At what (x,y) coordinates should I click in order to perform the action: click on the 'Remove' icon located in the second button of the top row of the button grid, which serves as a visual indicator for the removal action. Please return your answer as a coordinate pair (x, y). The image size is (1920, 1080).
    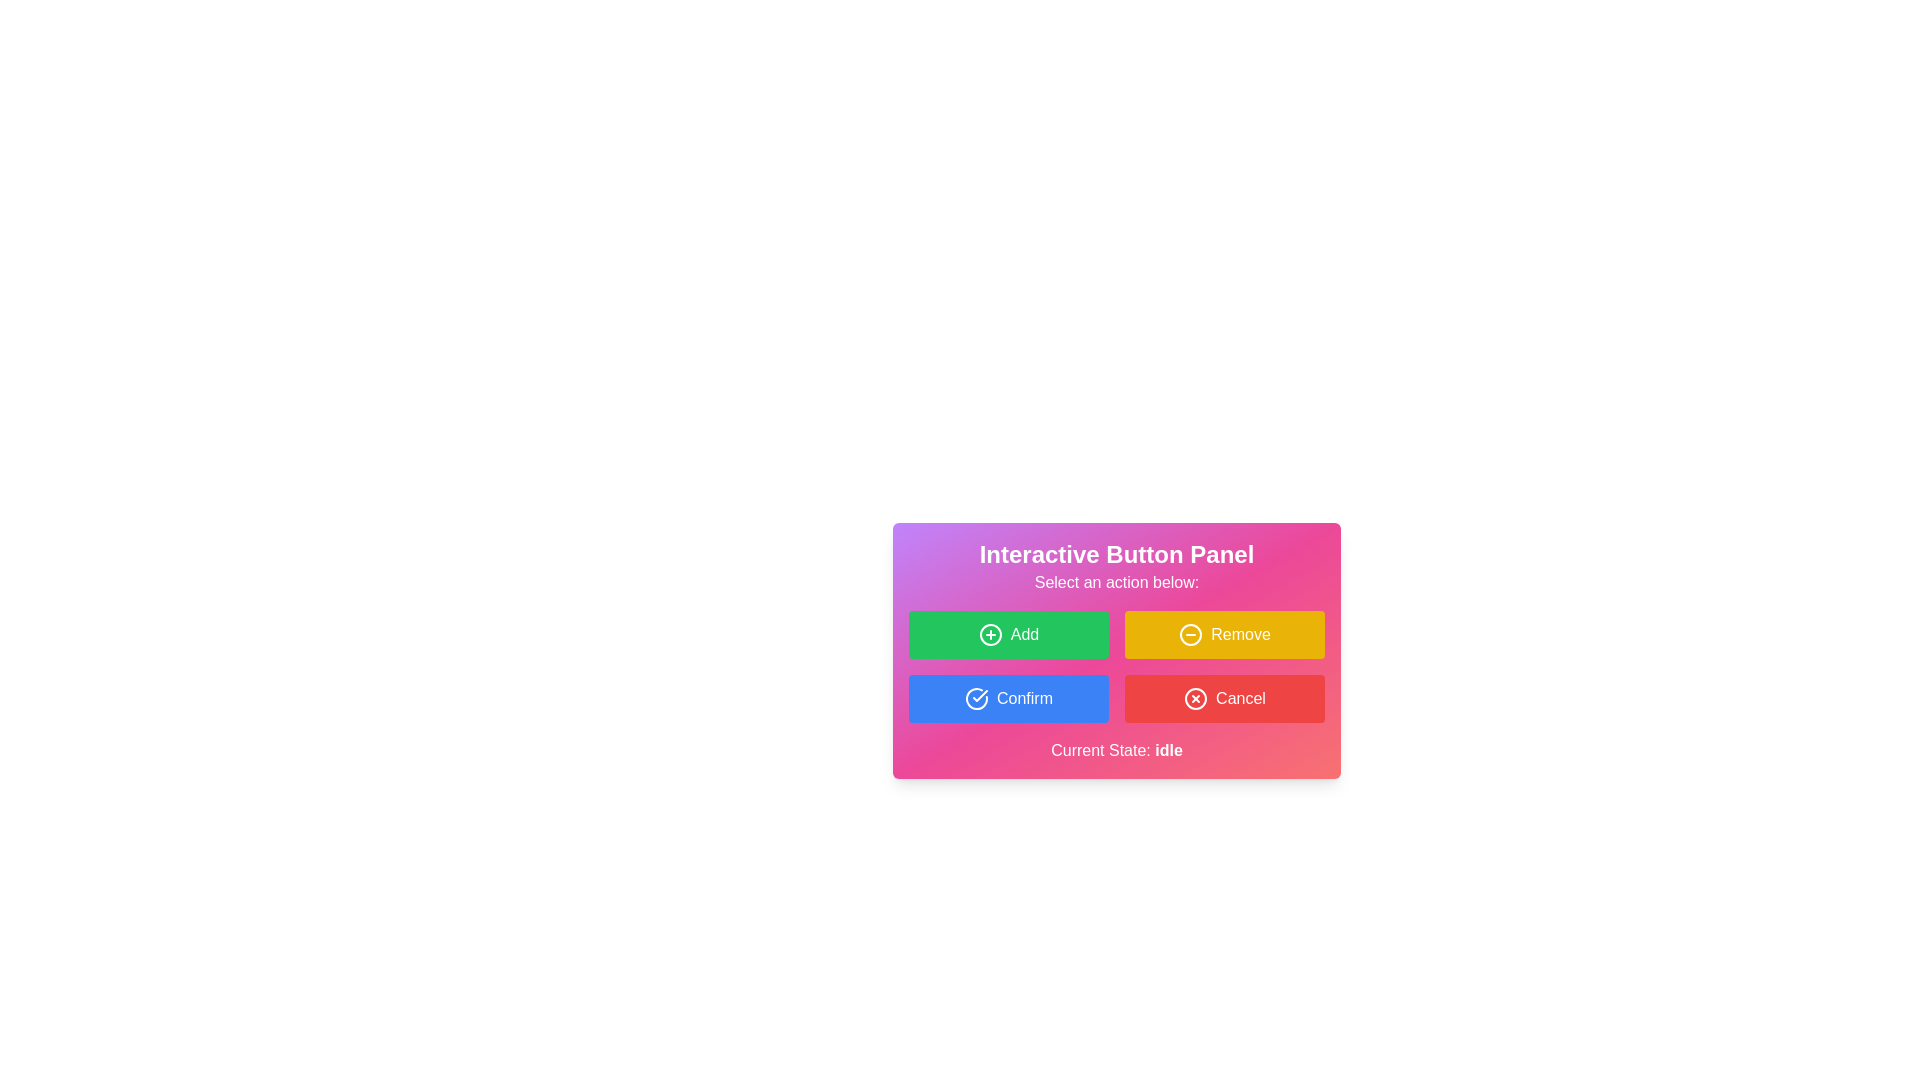
    Looking at the image, I should click on (1191, 635).